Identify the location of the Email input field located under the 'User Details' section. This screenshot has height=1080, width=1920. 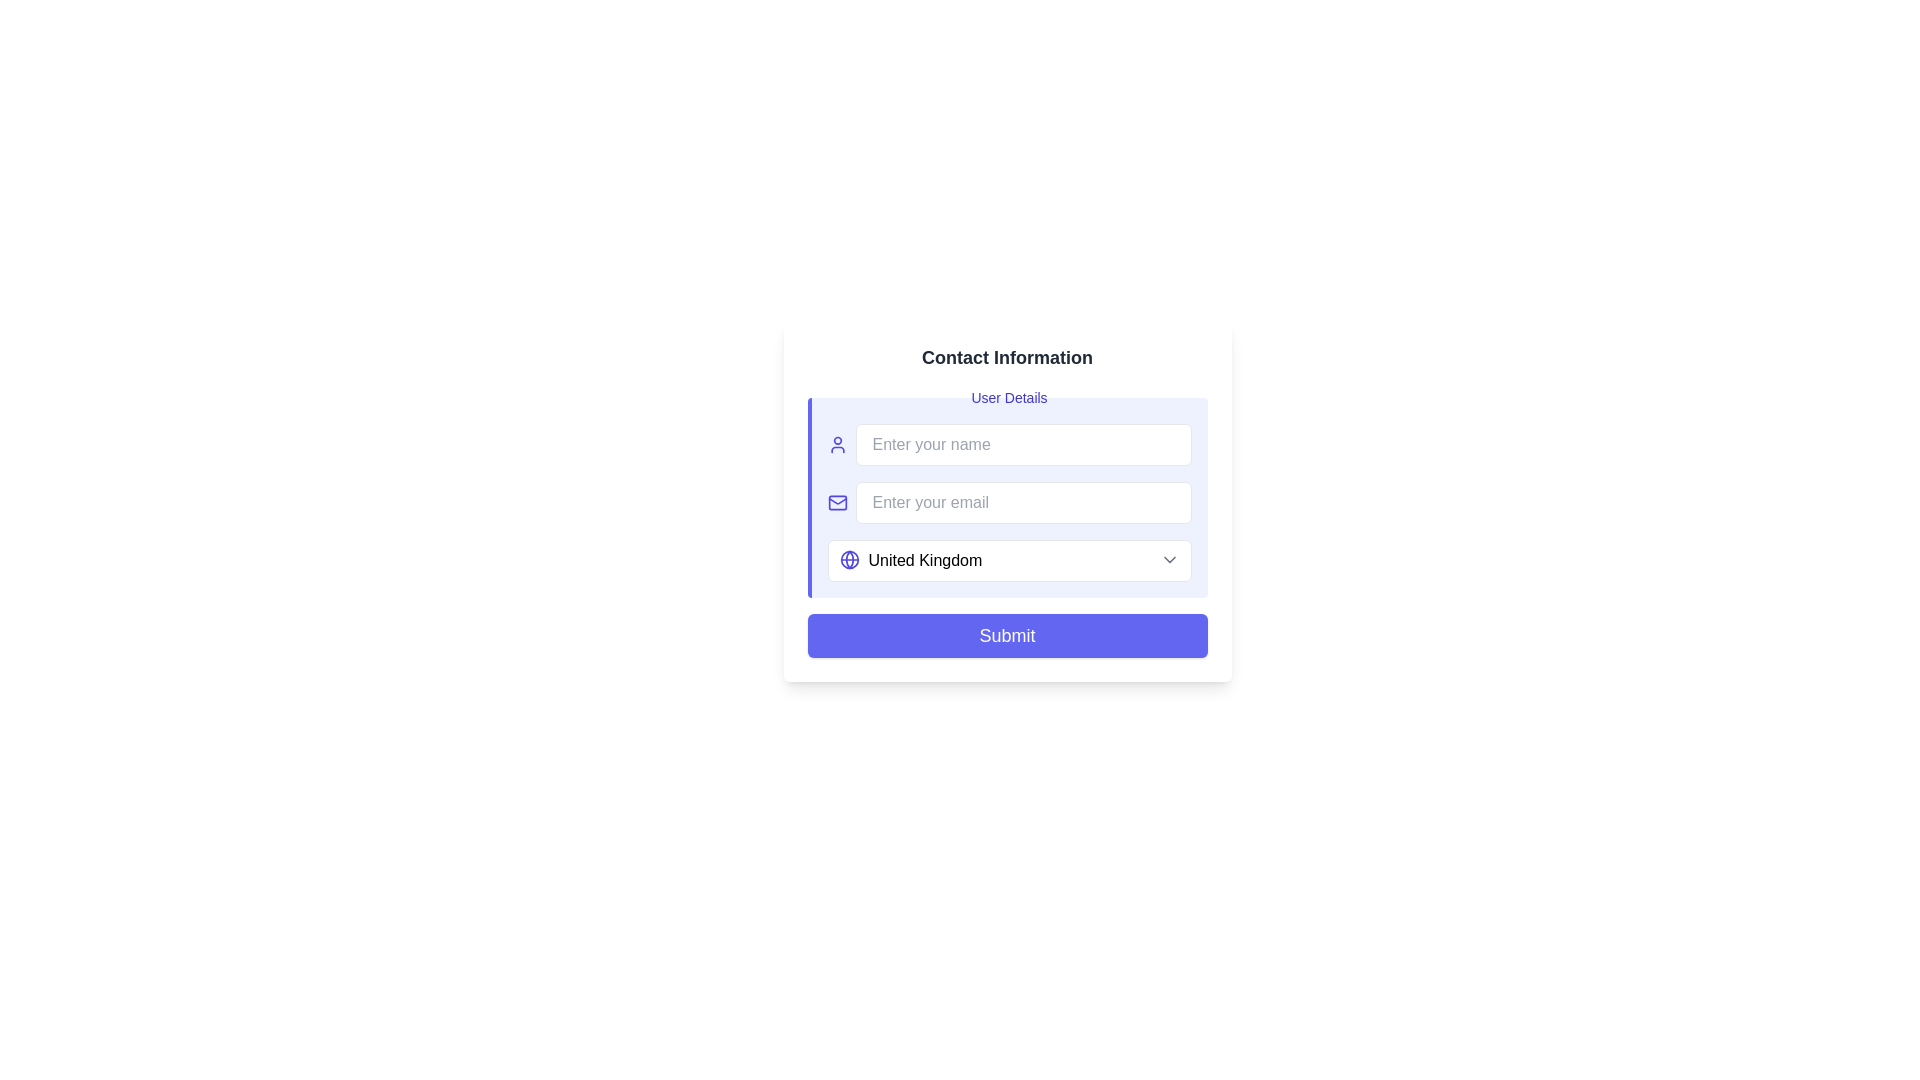
(1009, 501).